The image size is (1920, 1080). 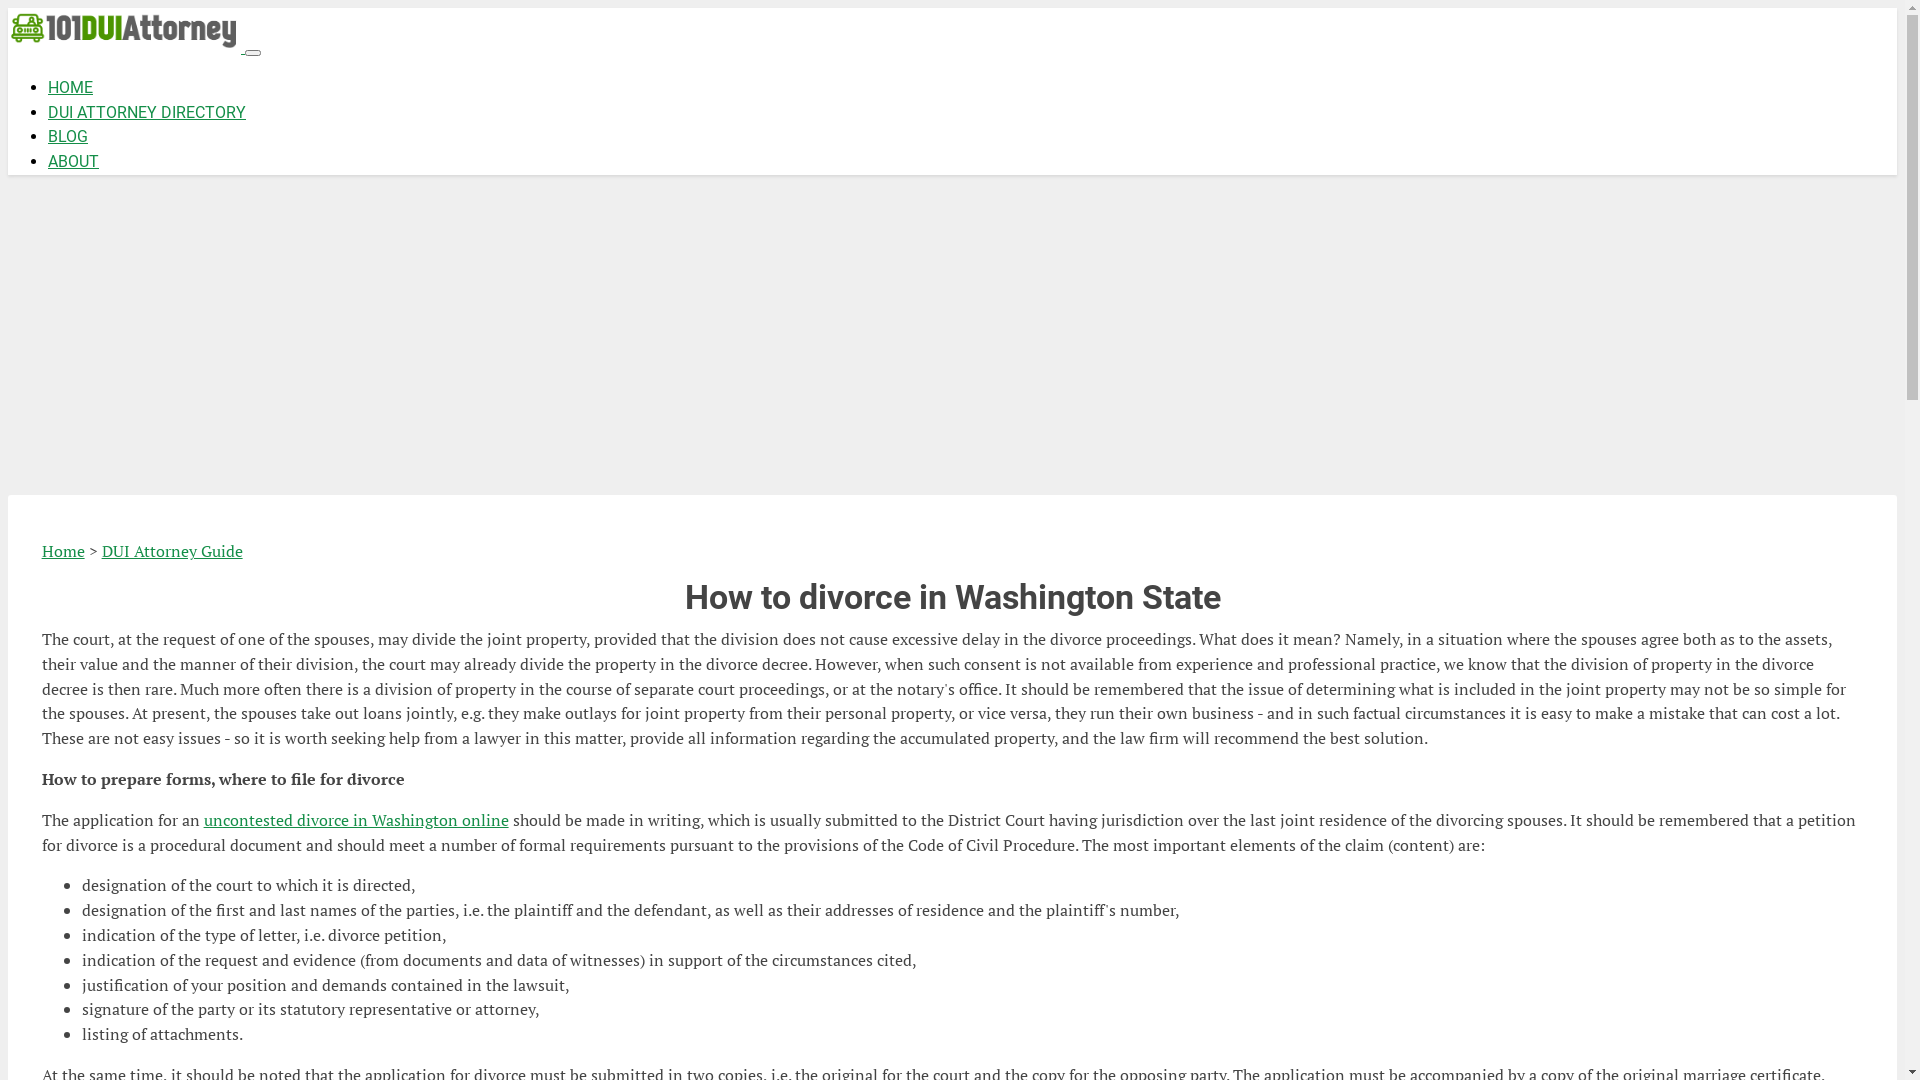 I want to click on 'Home', so click(x=63, y=551).